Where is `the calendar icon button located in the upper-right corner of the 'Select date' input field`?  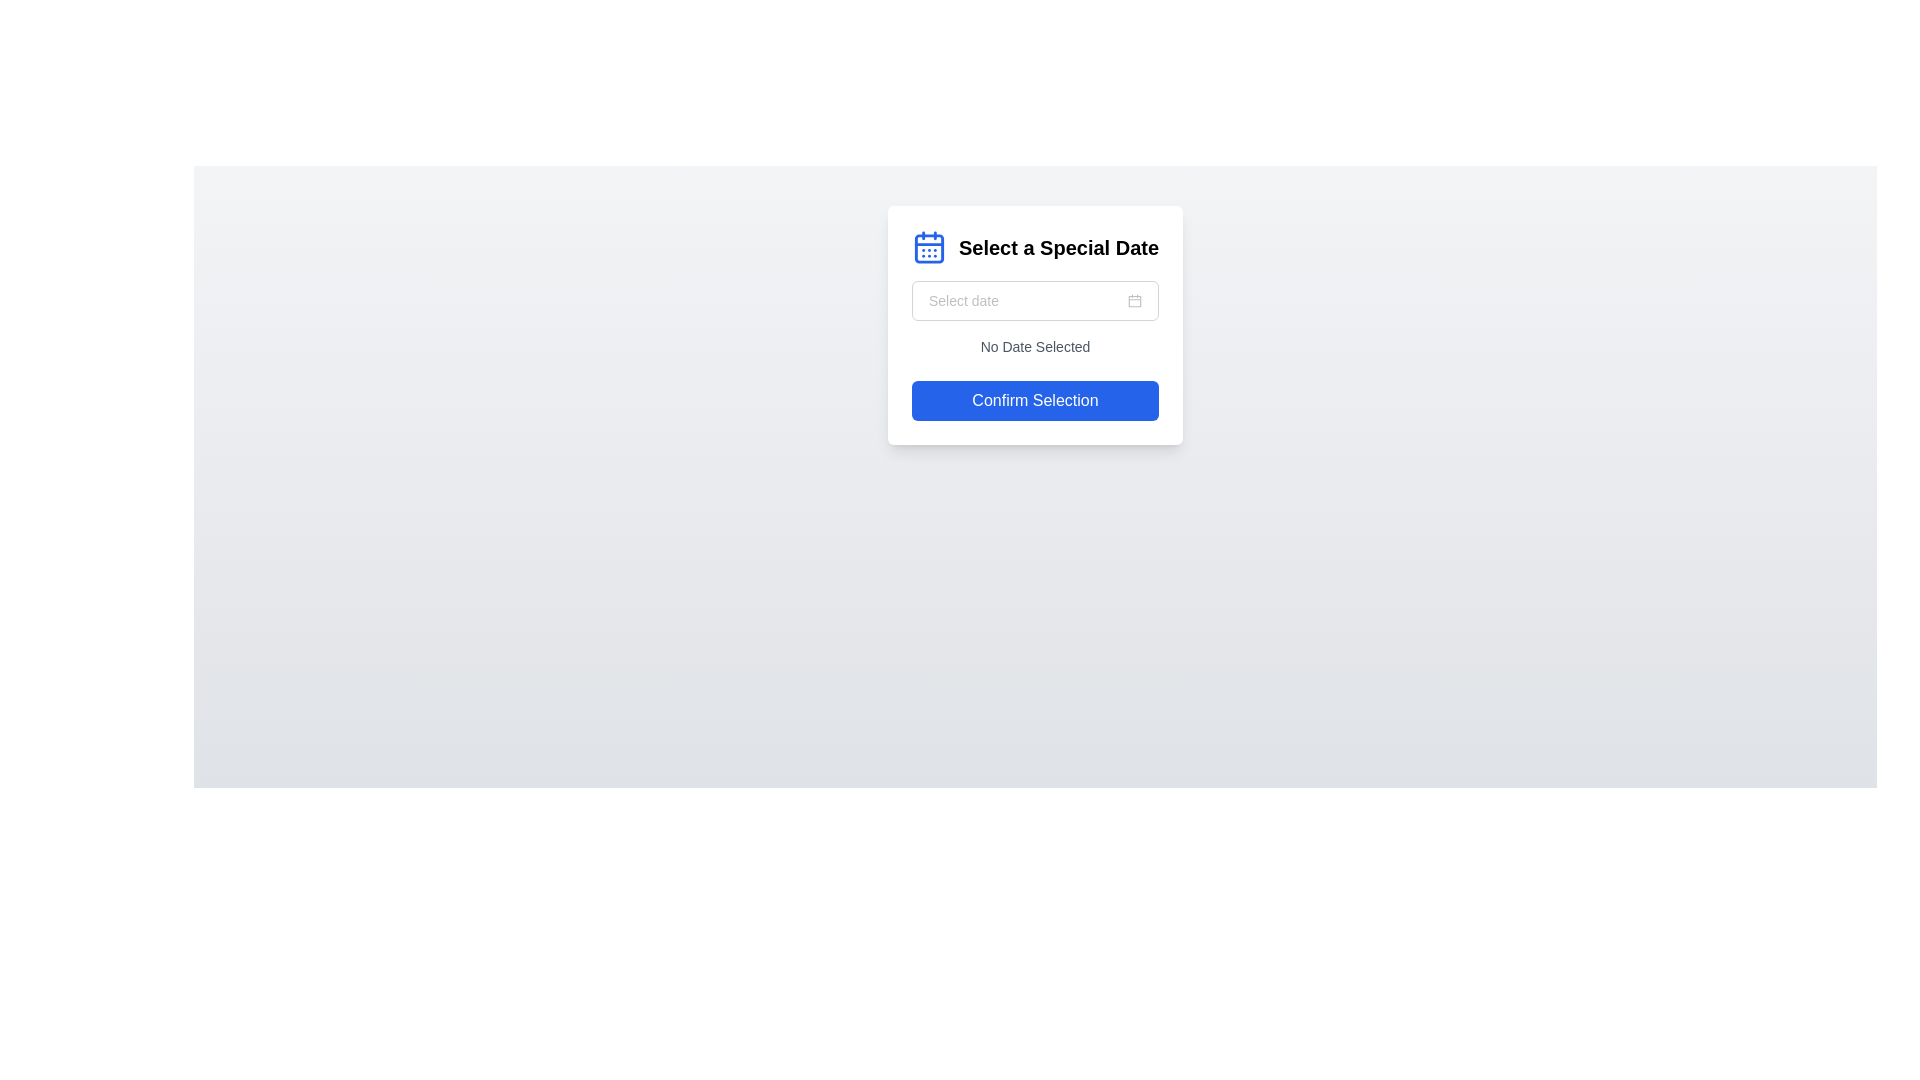
the calendar icon button located in the upper-right corner of the 'Select date' input field is located at coordinates (1135, 300).